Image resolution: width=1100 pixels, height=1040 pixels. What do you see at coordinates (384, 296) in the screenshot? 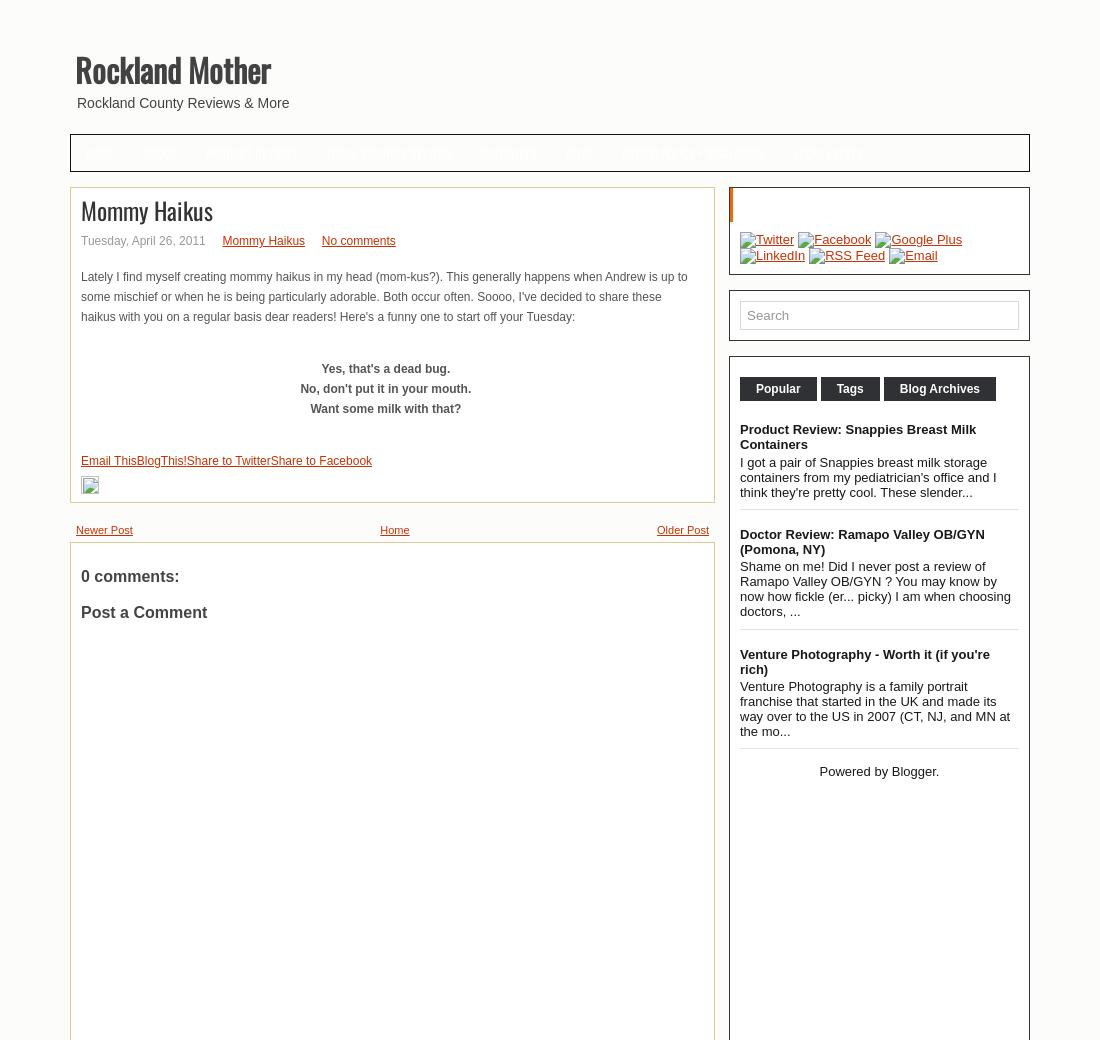
I see `'Lately I find myself creating mommy haikus in my head (mom-kus?). This generally happens when Andrew is up to some mischief or when he is being particularly adorable. Both occur often. Soooo, I've decided to share these haikus with you on a regular basis dear readers! Here's a funny one to start off your Tuesday:'` at bounding box center [384, 296].